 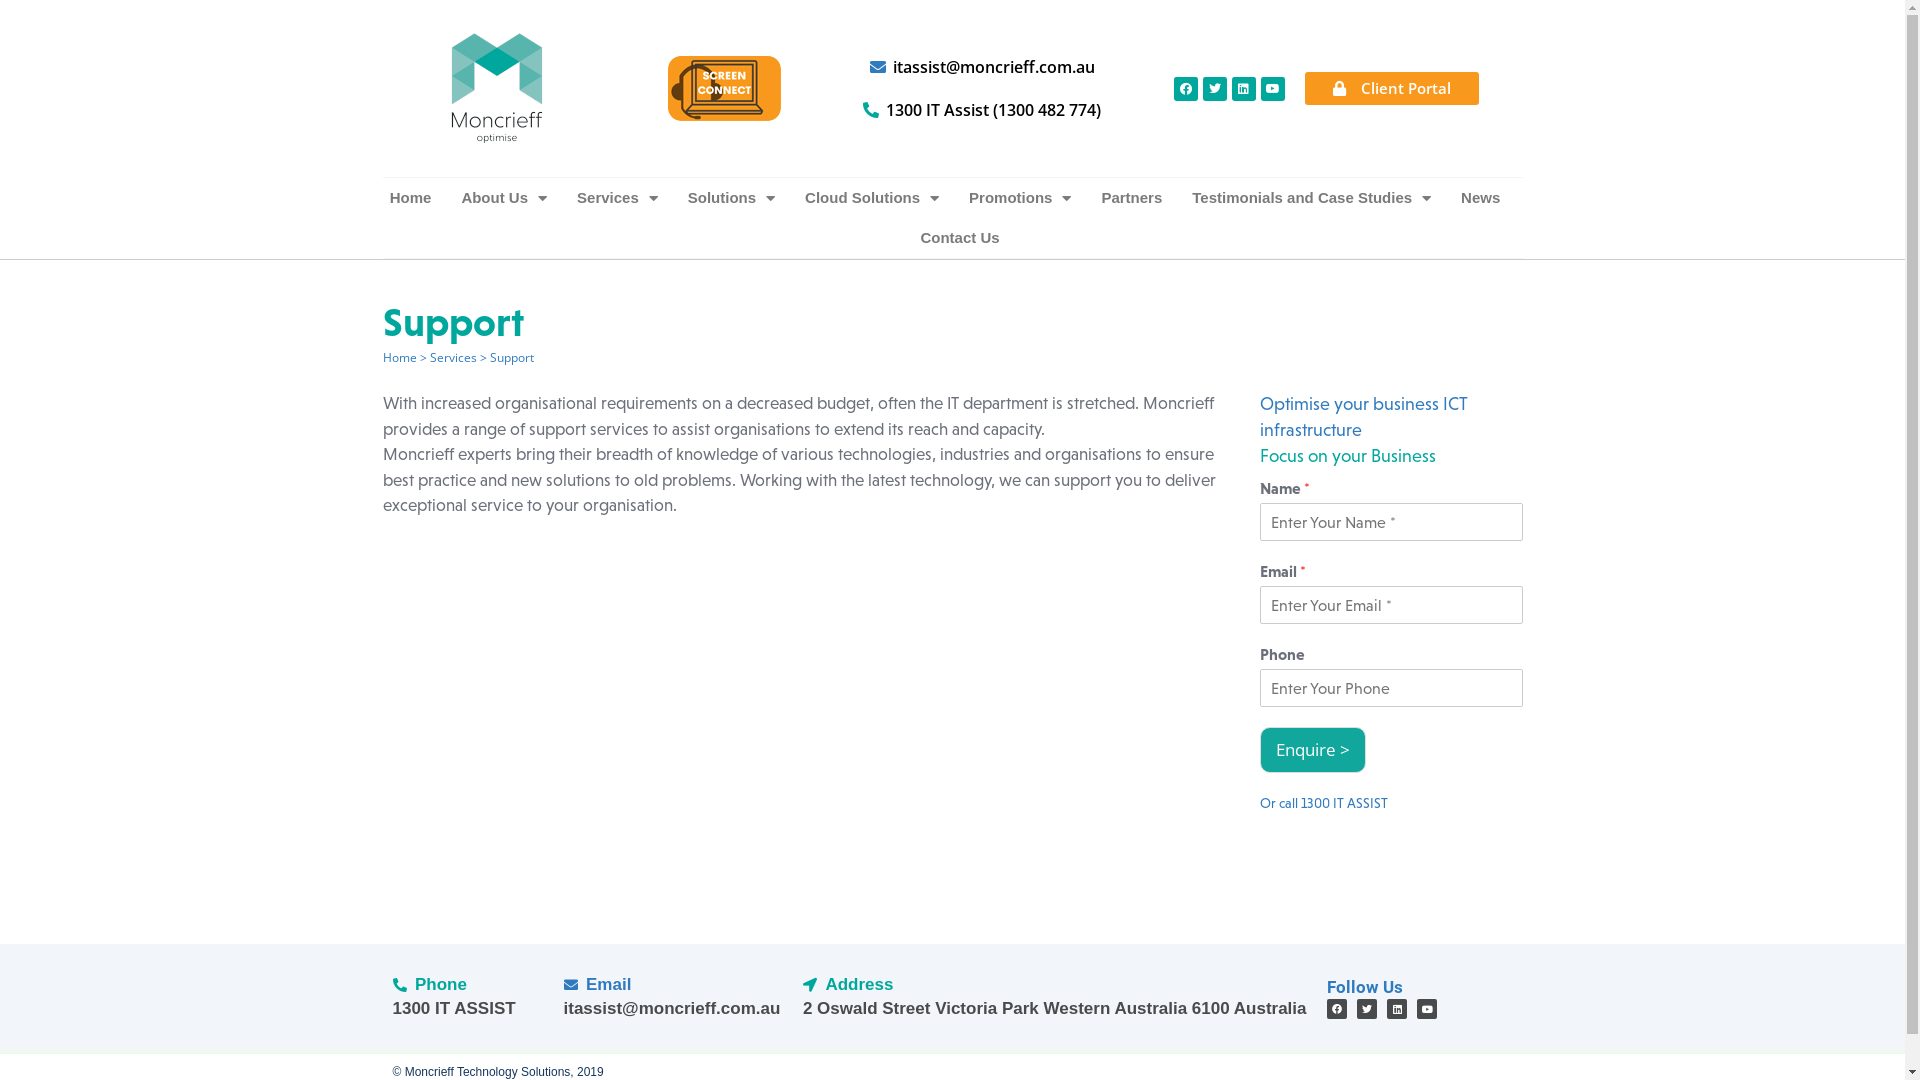 I want to click on 'Home', so click(x=410, y=197).